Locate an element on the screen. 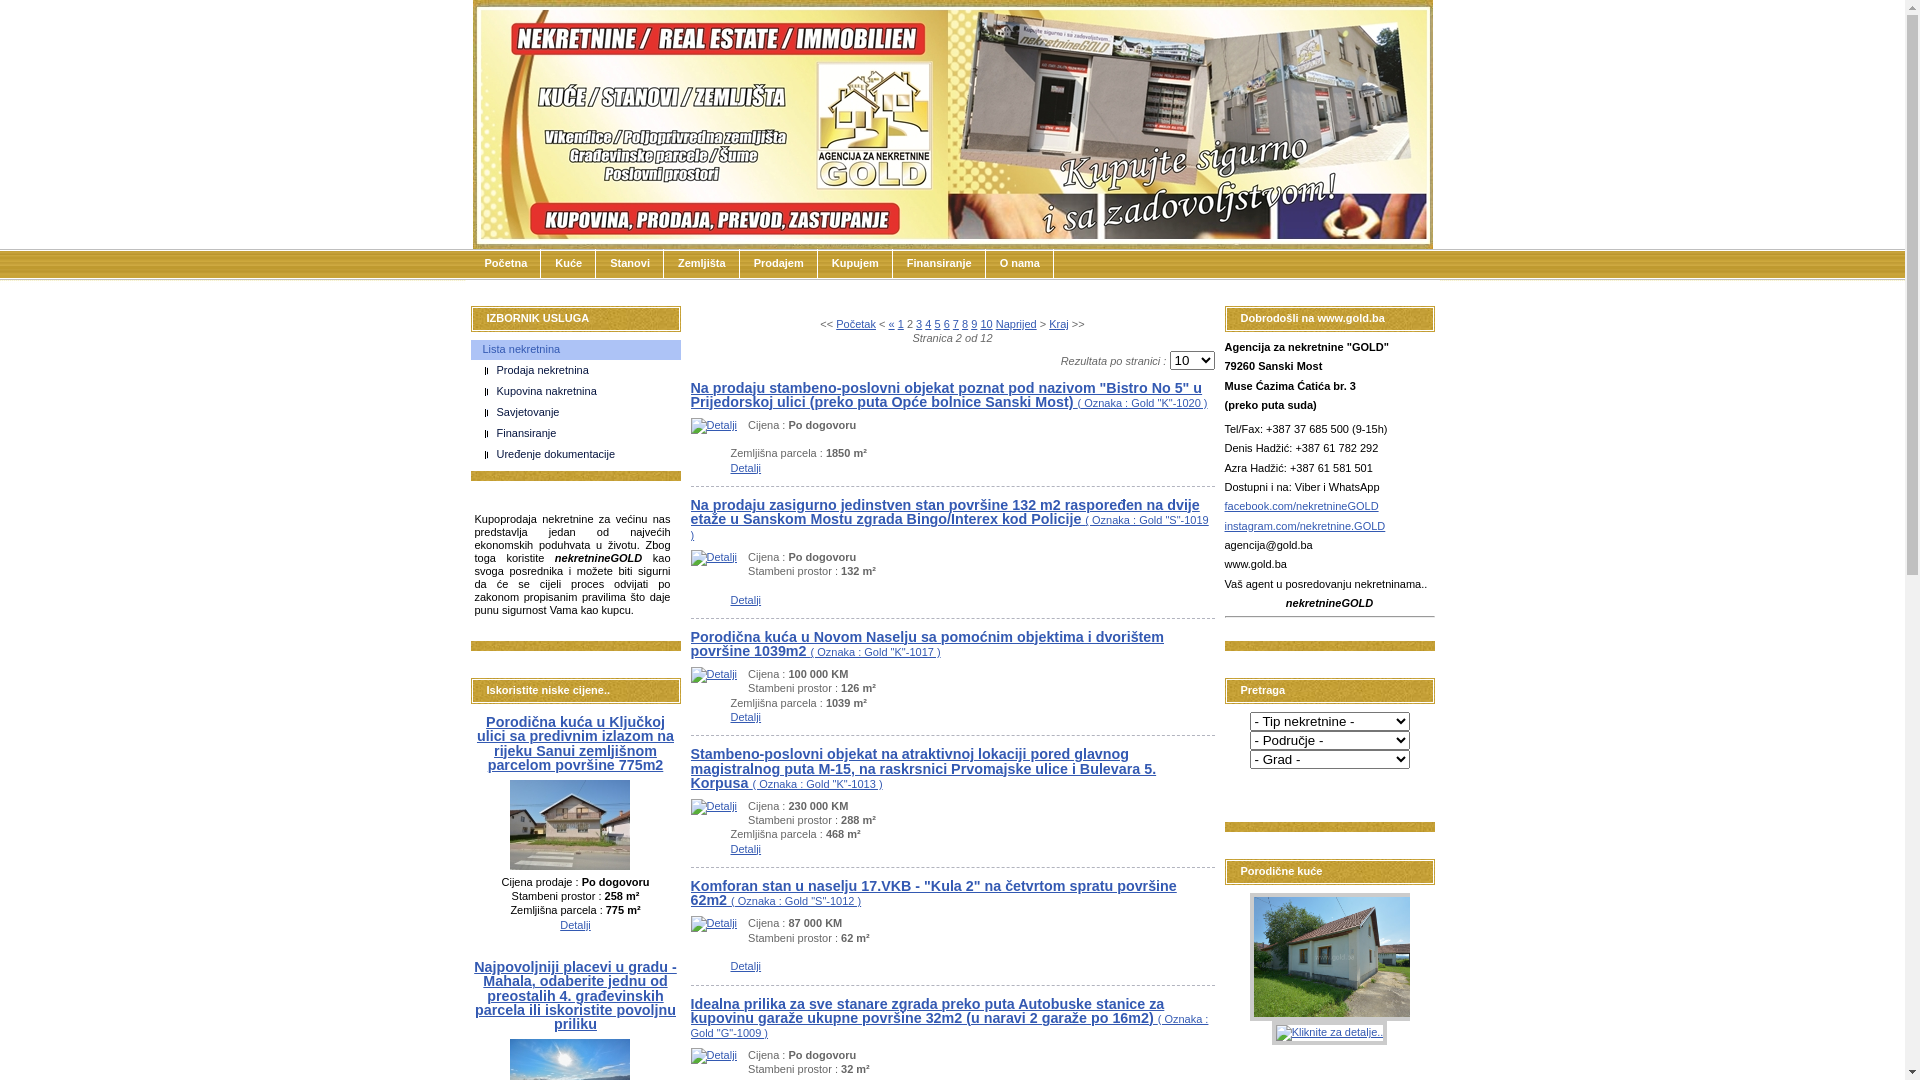 This screenshot has width=1920, height=1080. 'Kliknite za detalje..' is located at coordinates (1334, 829).